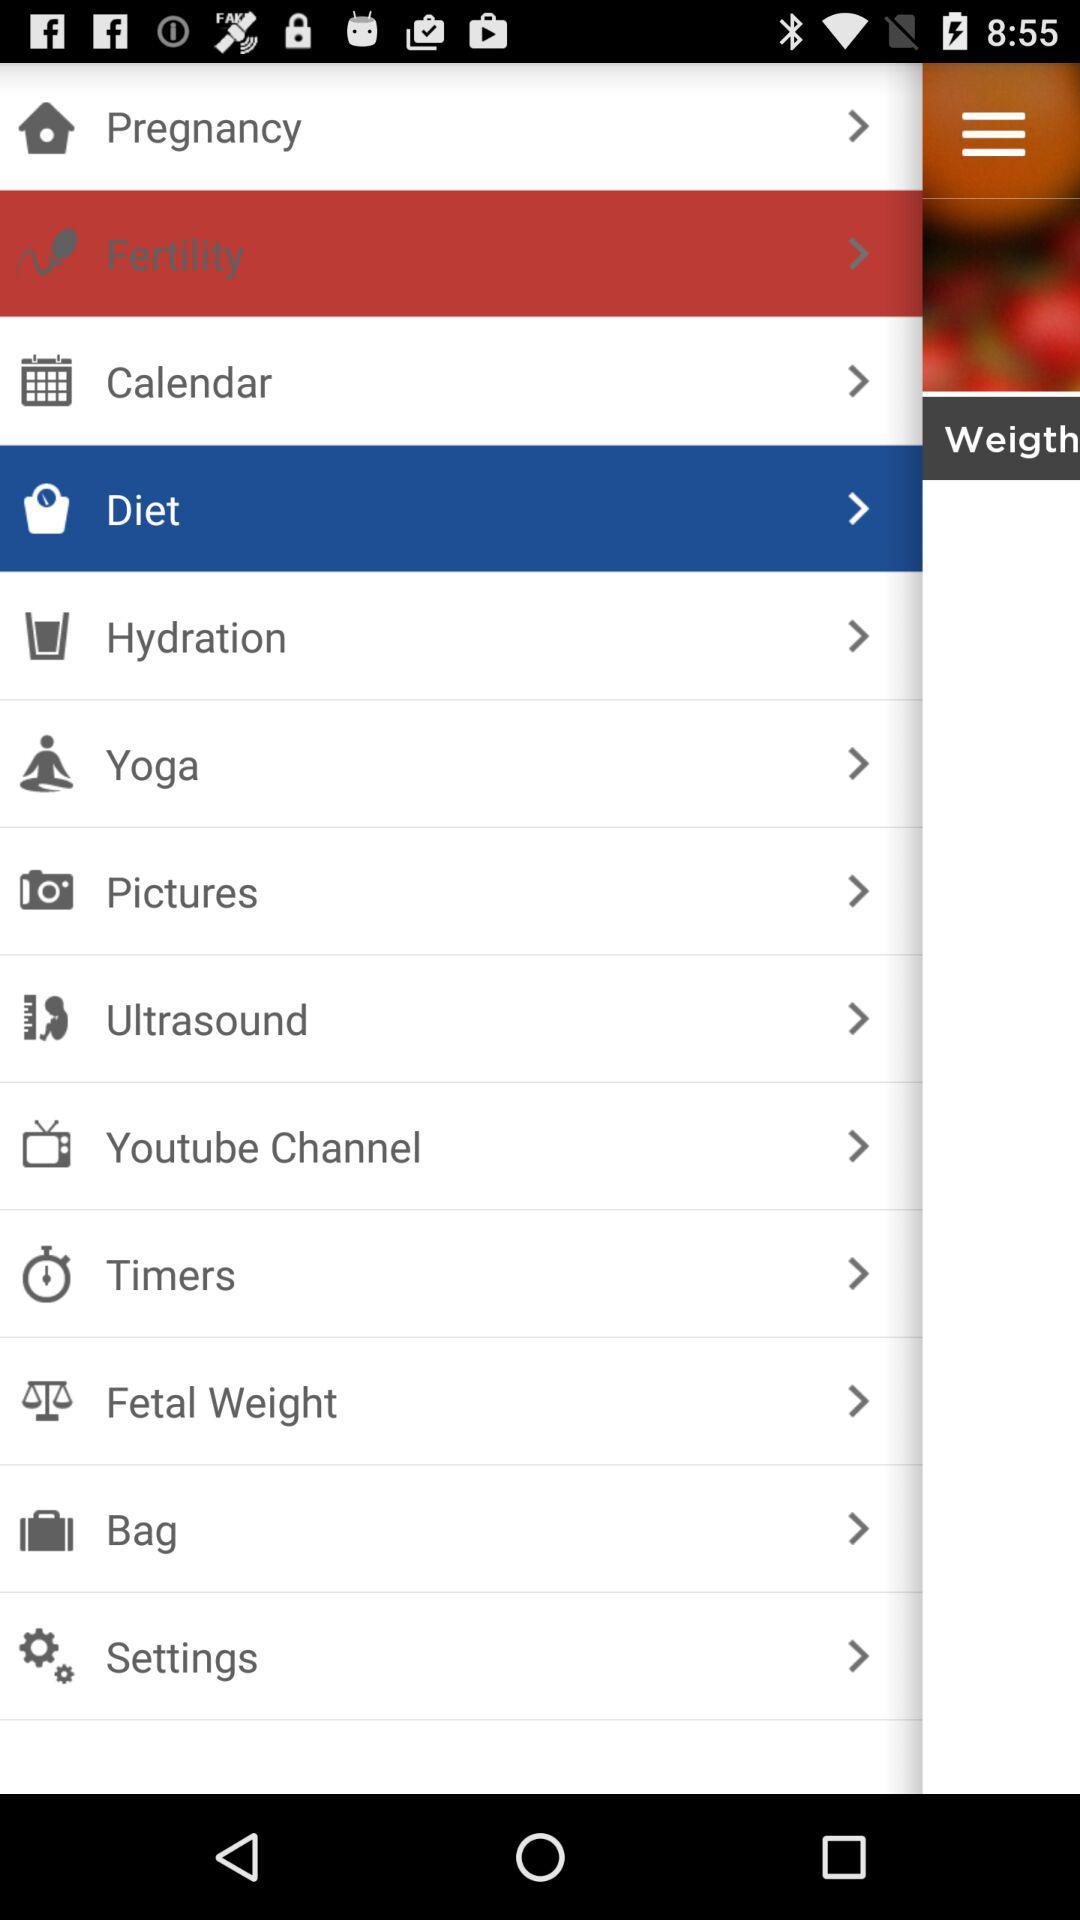 The height and width of the screenshot is (1920, 1080). What do you see at coordinates (457, 1018) in the screenshot?
I see `the ultrasound` at bounding box center [457, 1018].